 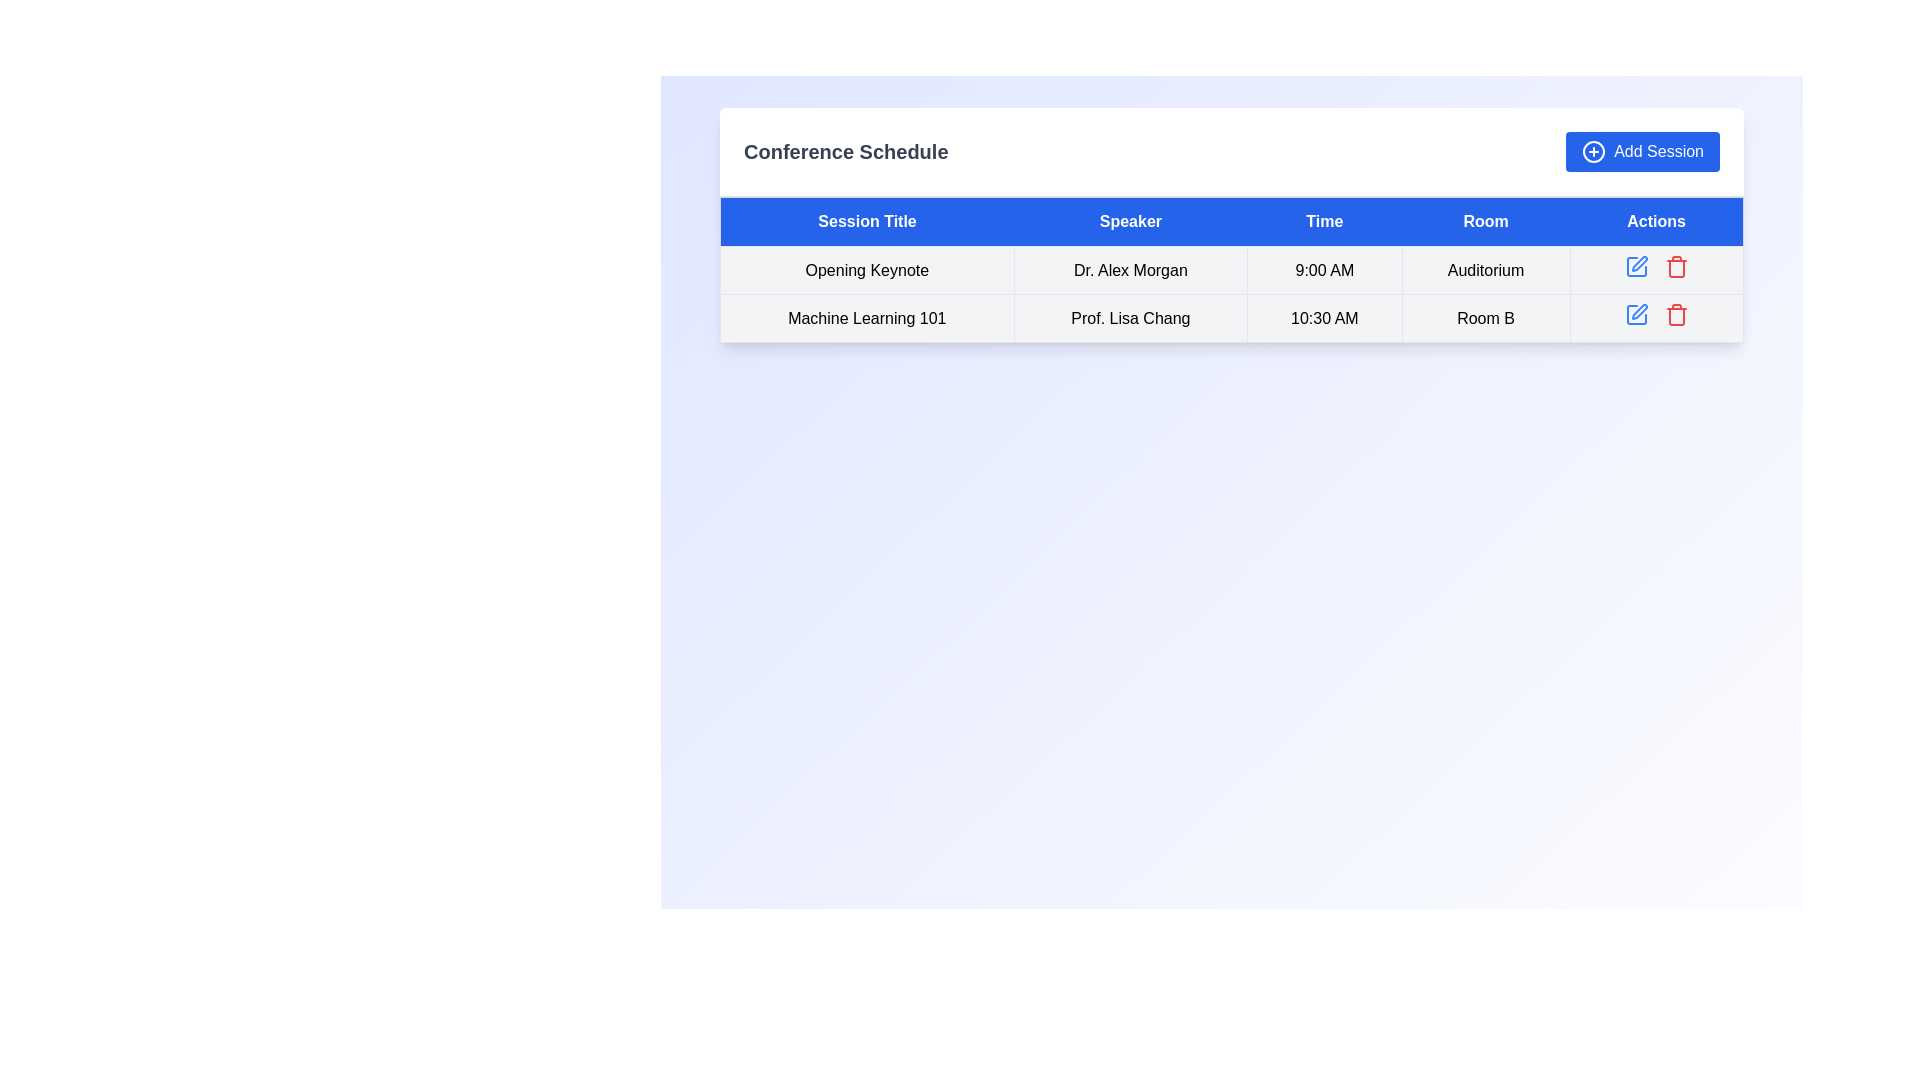 I want to click on the 'Session Title' text label displaying the title of the scheduled session in the conference schedule table, so click(x=867, y=270).